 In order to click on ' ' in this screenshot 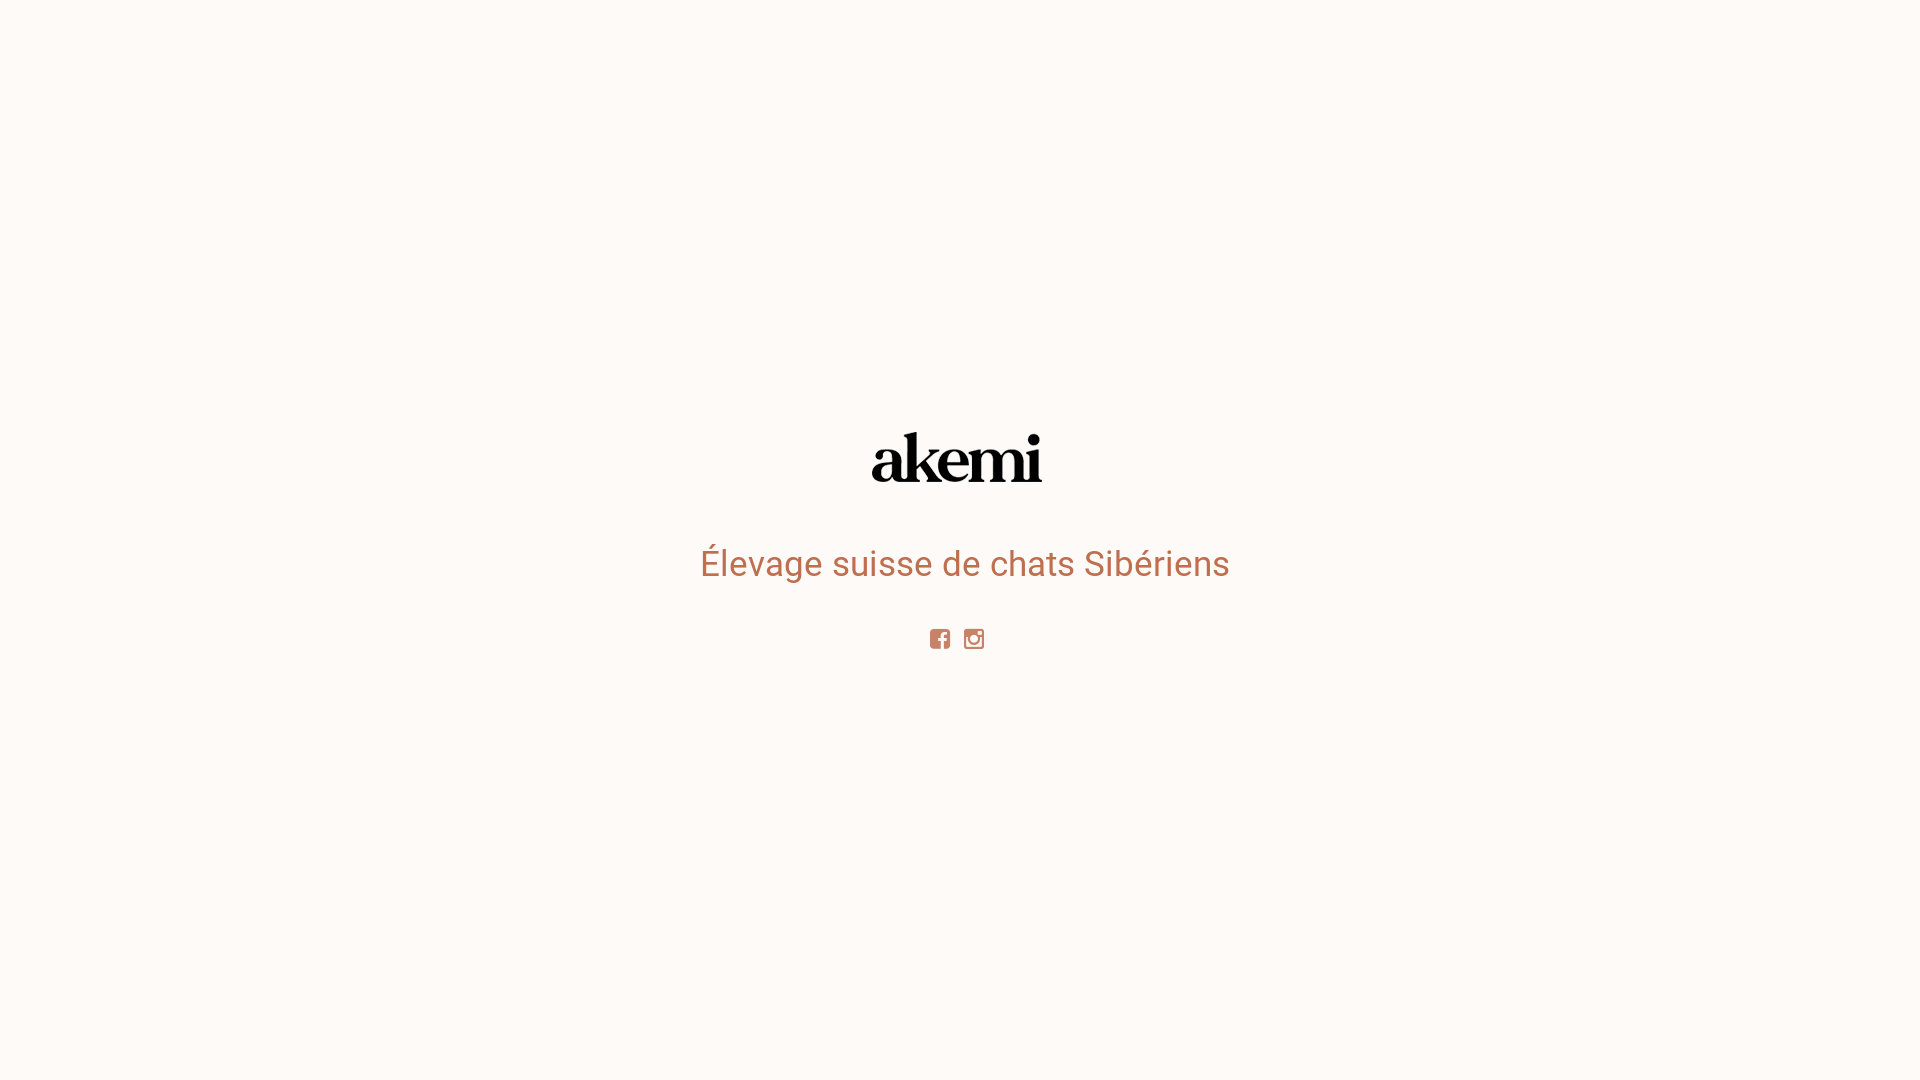, I will do `click(977, 637)`.